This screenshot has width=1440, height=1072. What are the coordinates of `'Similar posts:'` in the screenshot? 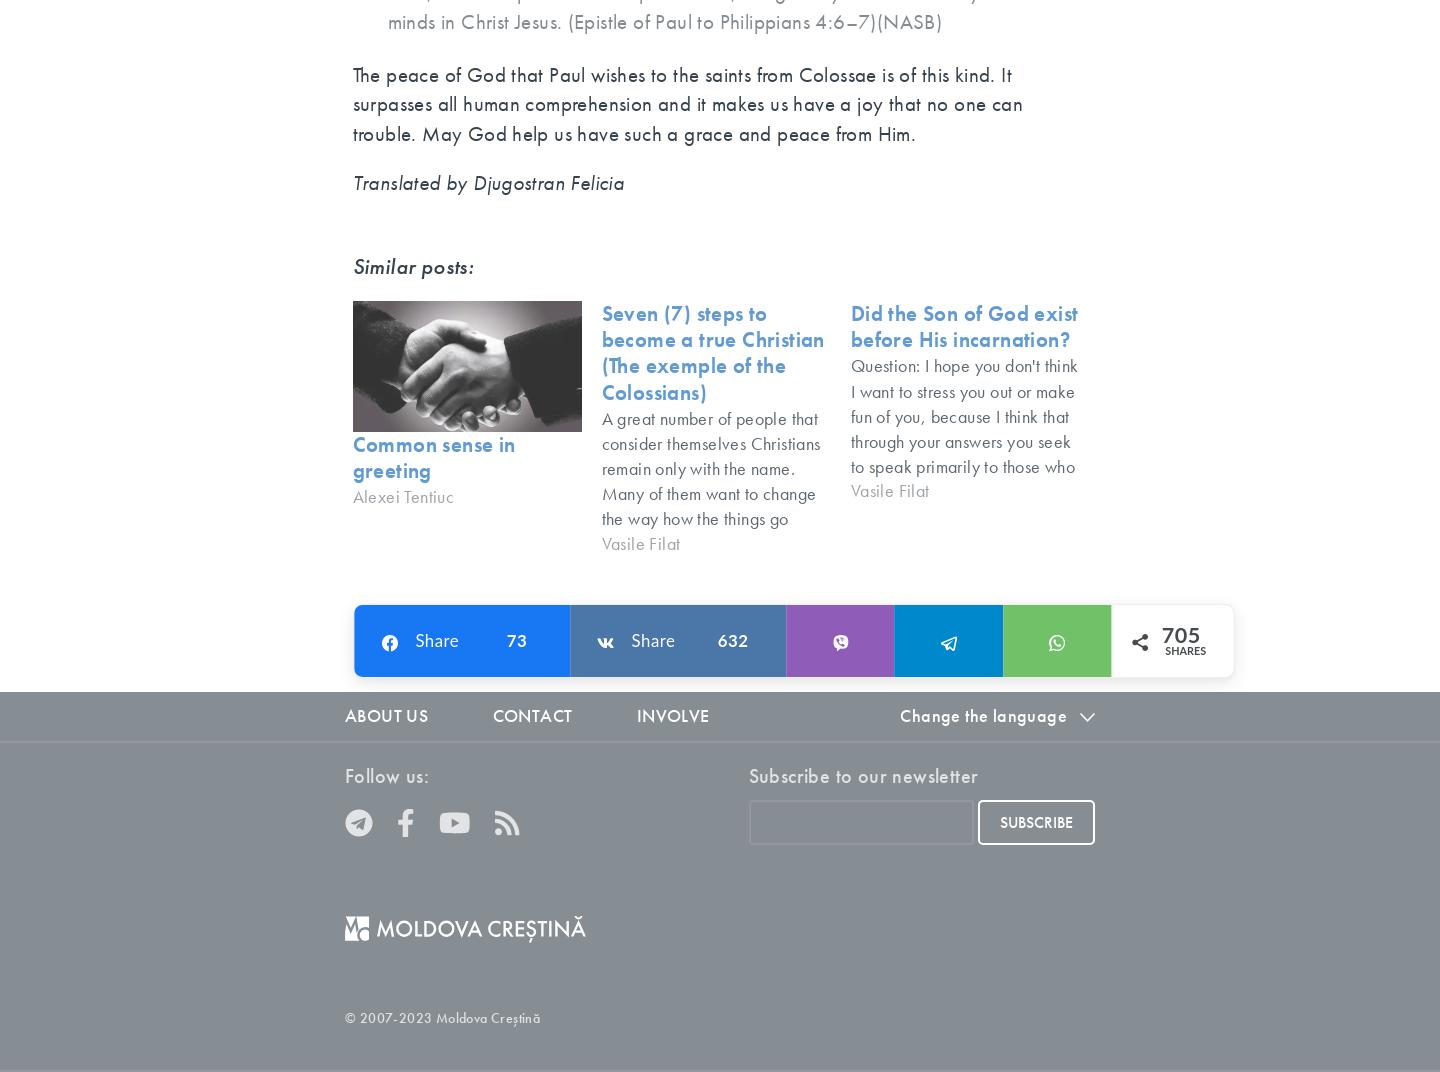 It's located at (411, 266).